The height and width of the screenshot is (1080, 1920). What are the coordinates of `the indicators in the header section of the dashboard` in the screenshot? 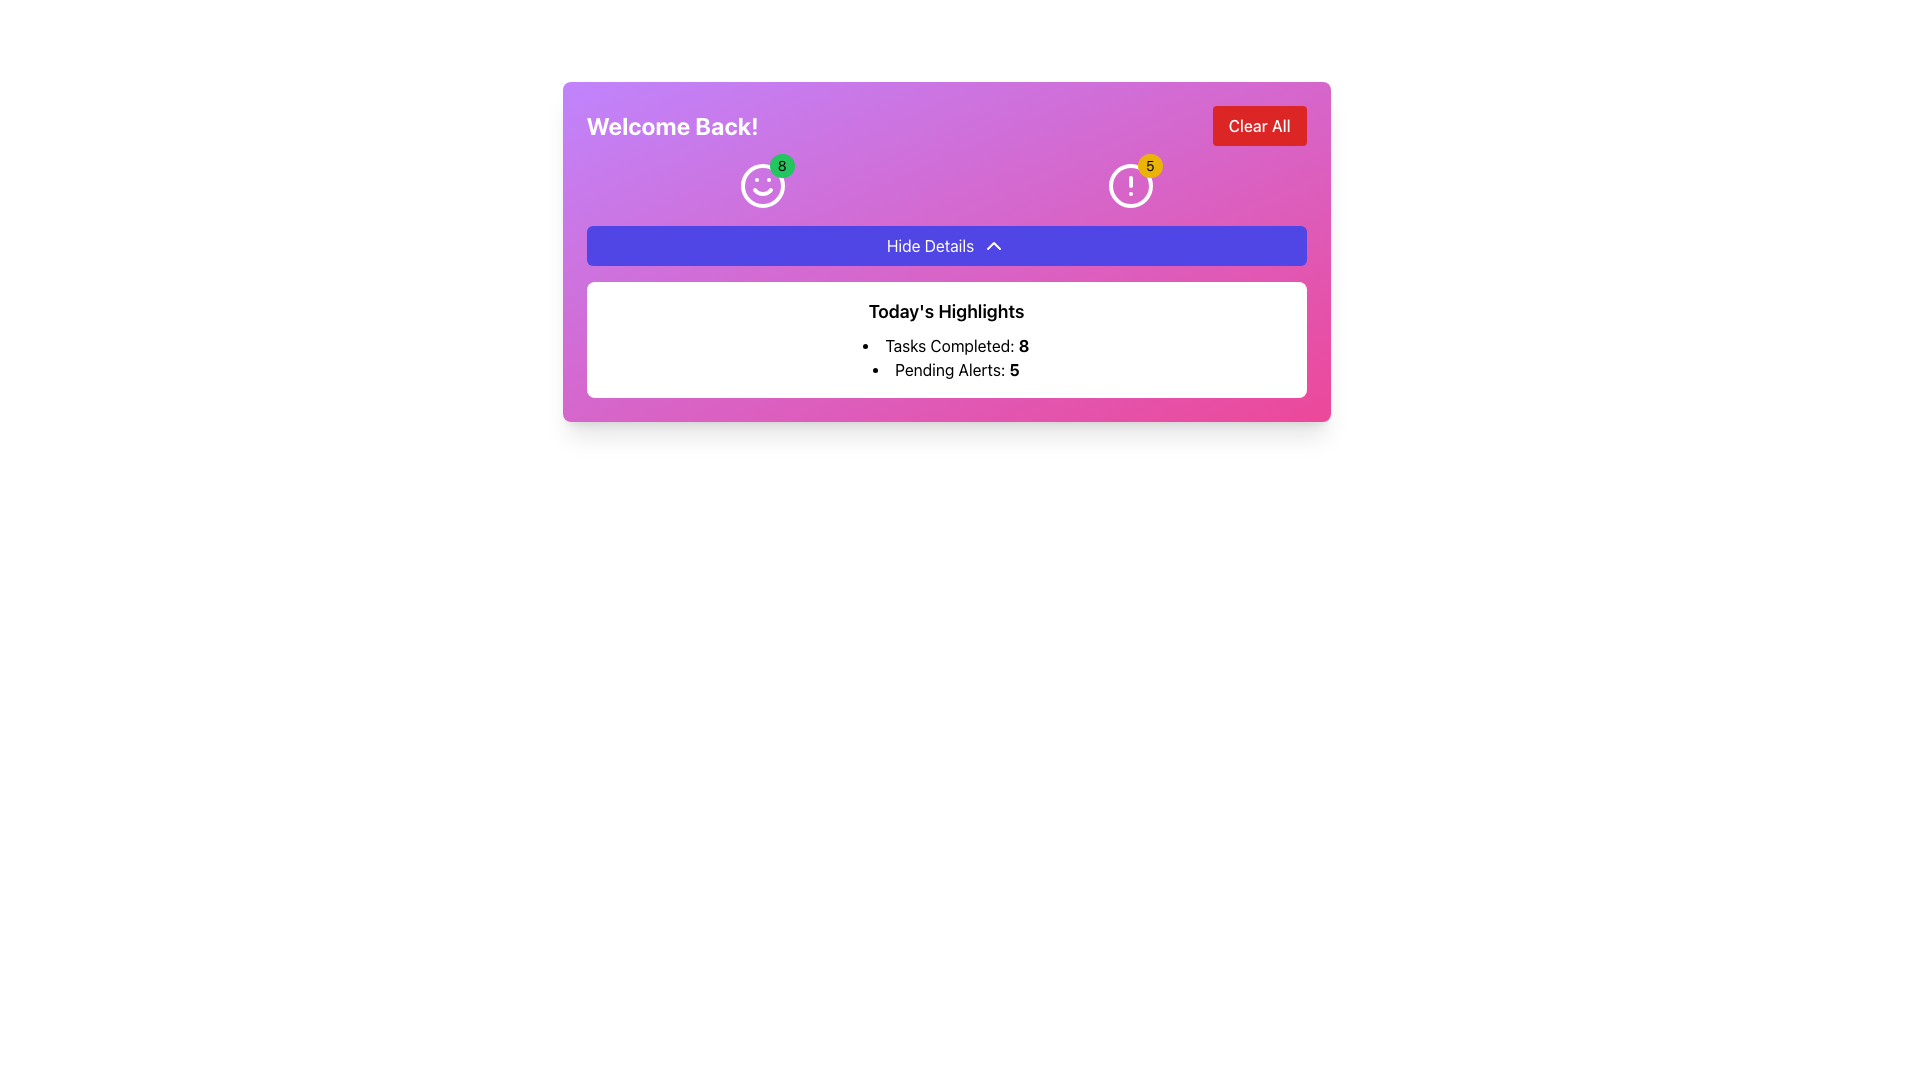 It's located at (945, 250).